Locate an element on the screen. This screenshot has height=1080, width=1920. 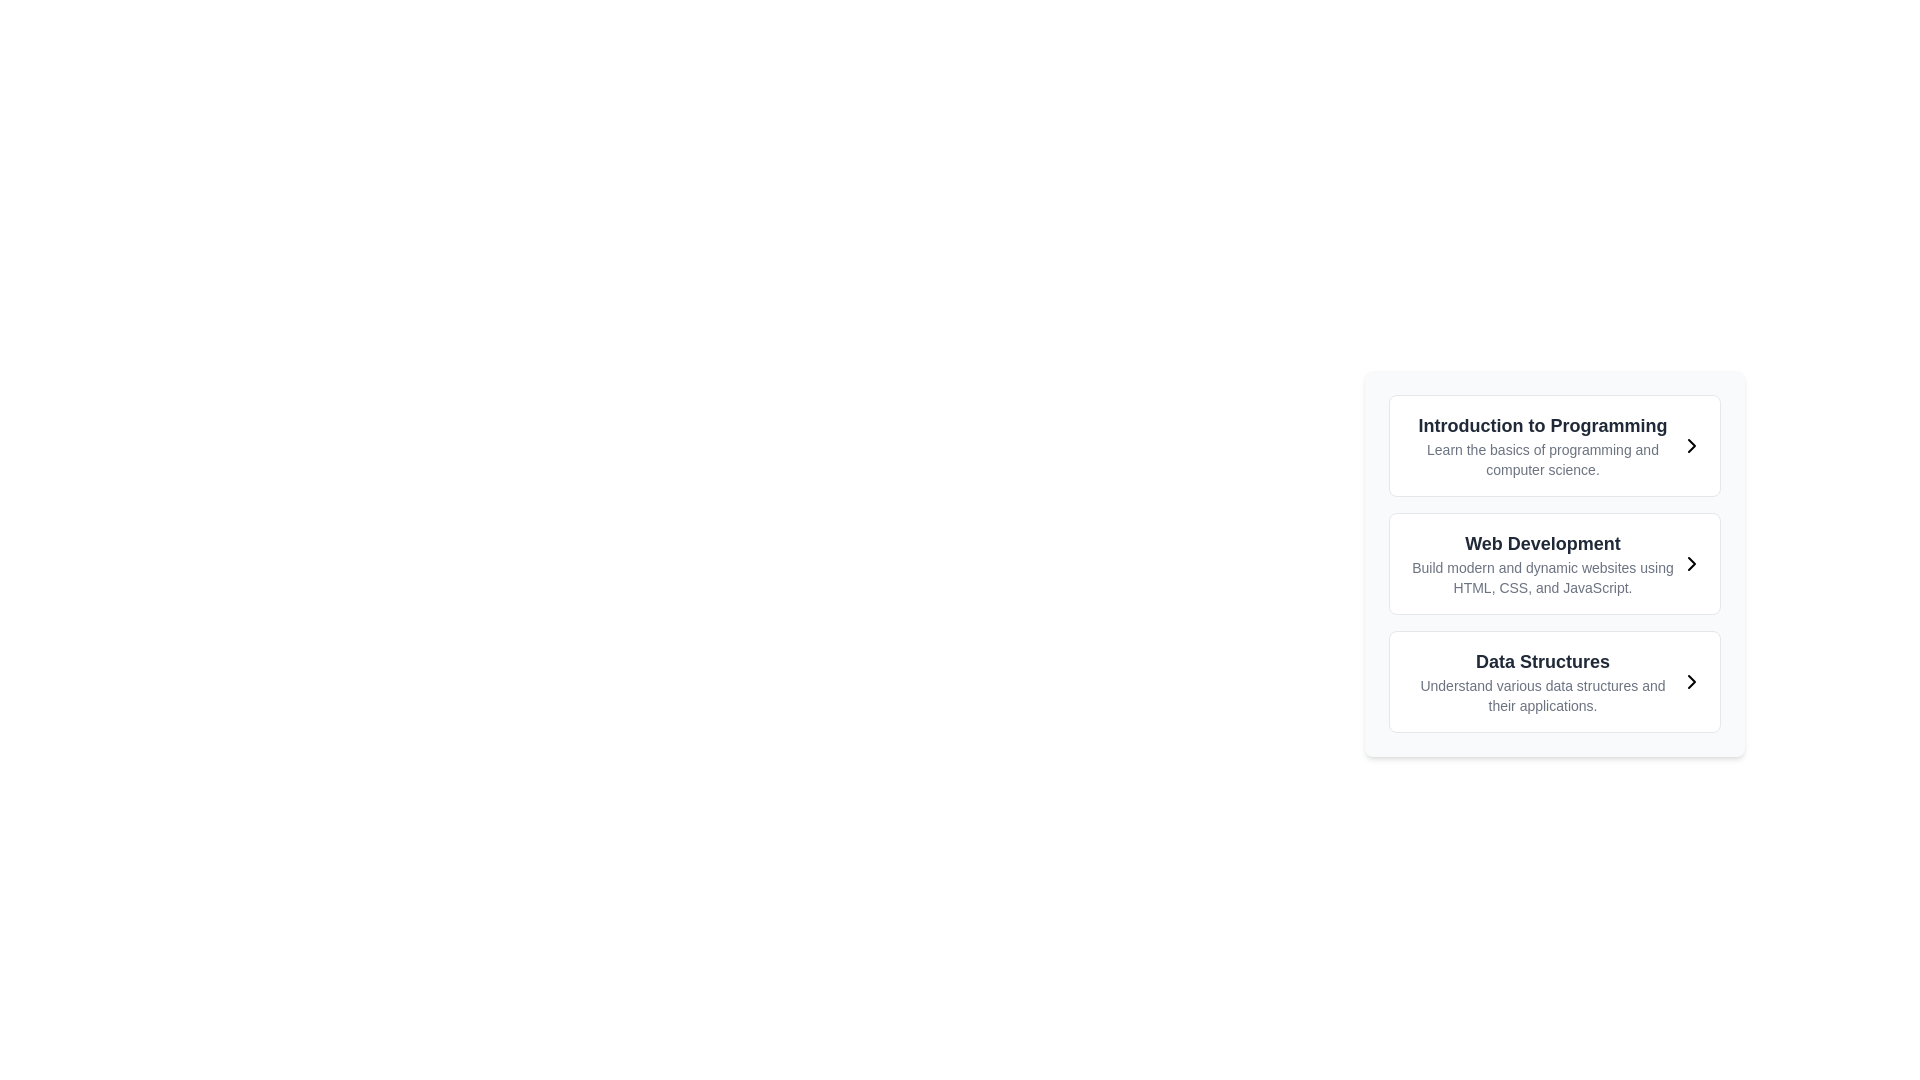
text component that contains the sentence 'Understand various data structures and their applications.' located directly beneath the heading 'Data Structures' in the third card of the vertically stacked list is located at coordinates (1541, 694).